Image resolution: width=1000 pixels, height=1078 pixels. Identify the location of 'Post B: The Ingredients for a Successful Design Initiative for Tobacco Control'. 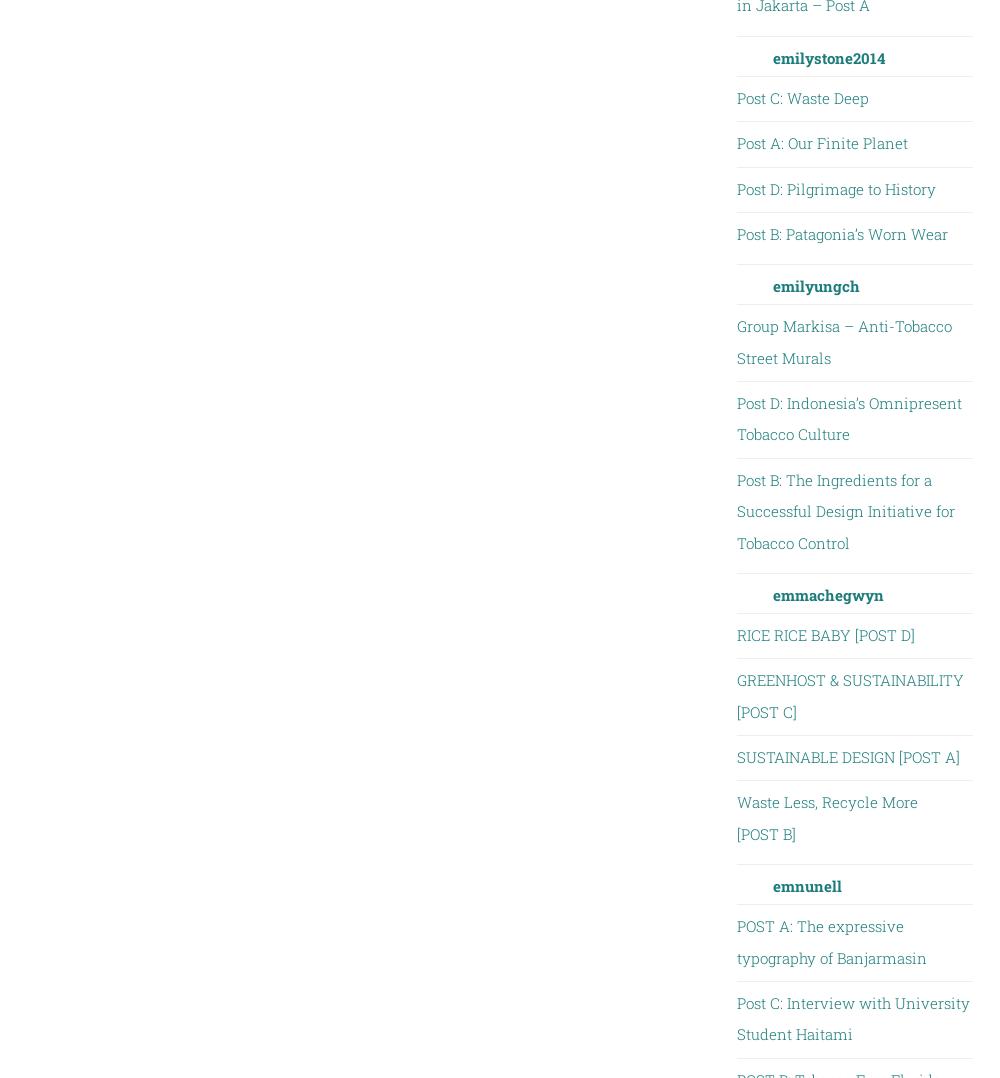
(844, 510).